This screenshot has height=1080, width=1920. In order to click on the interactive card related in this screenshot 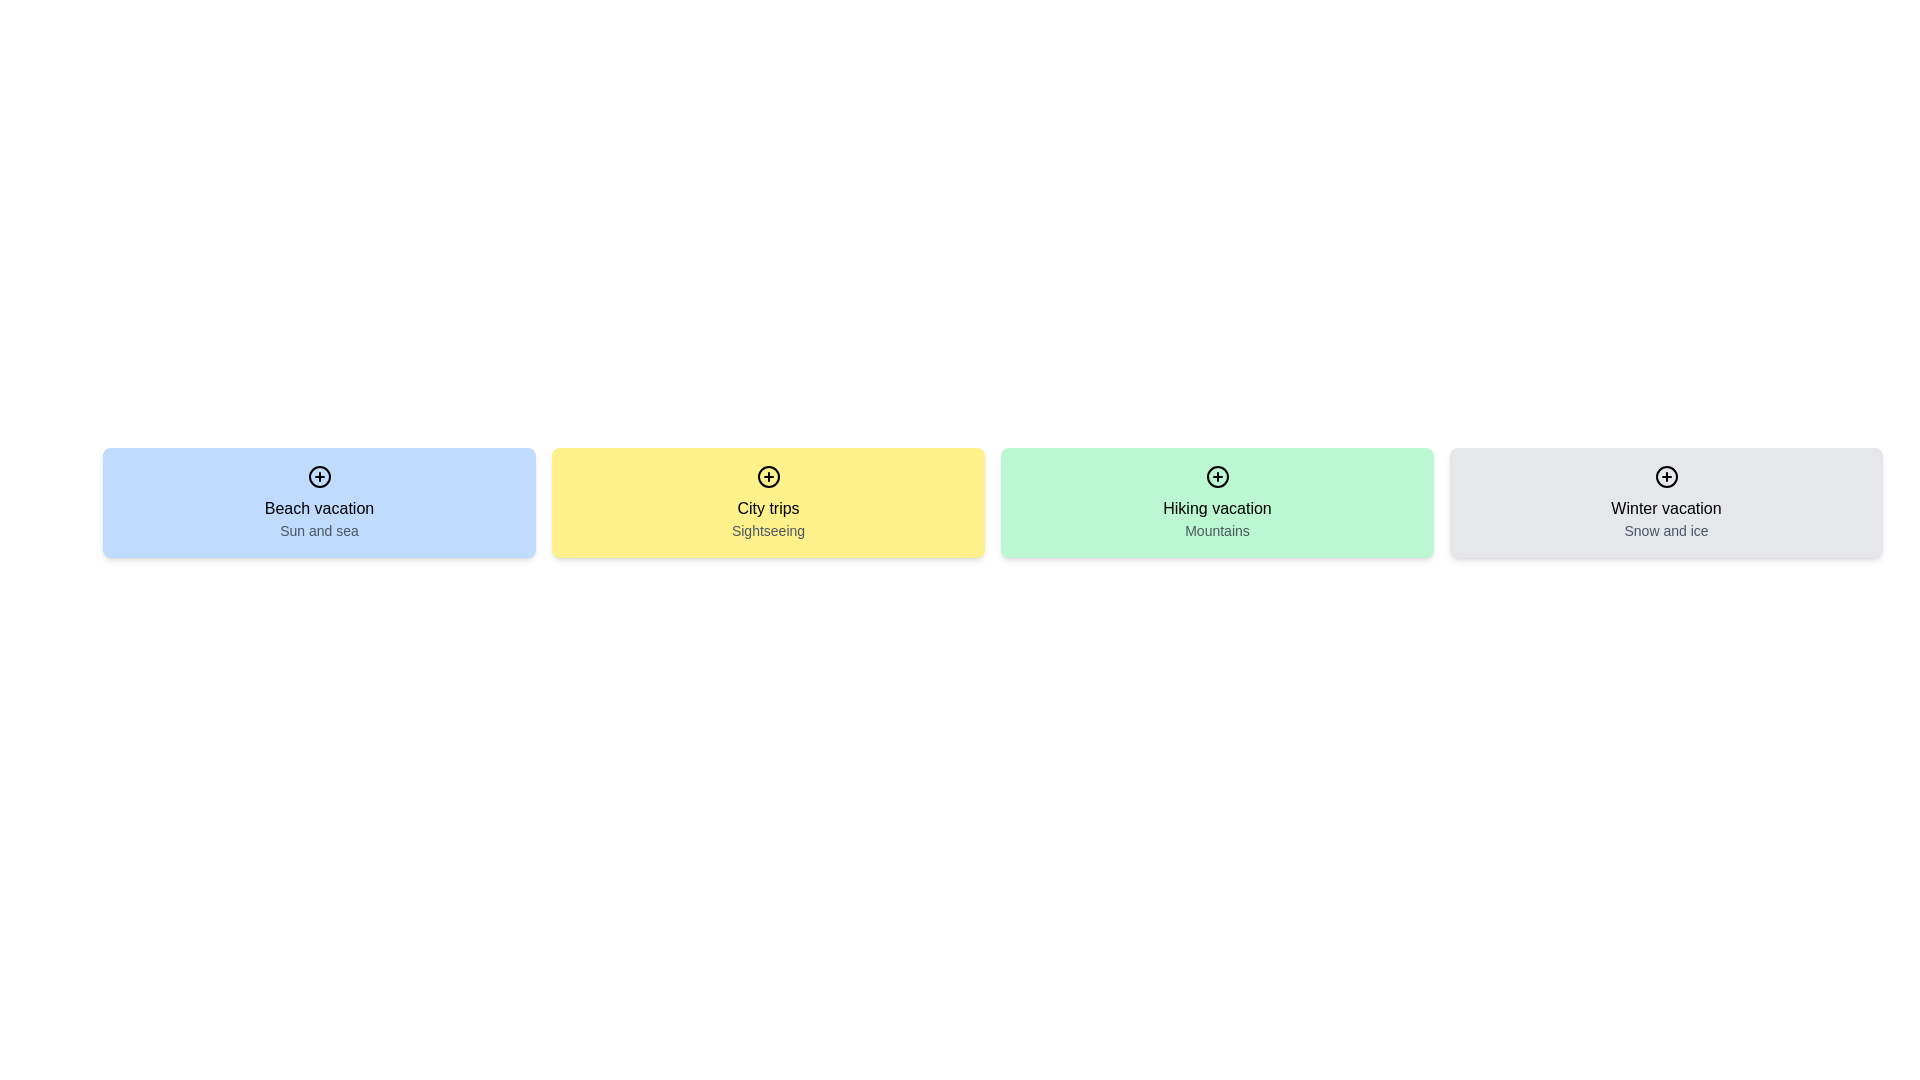, I will do `click(1666, 501)`.